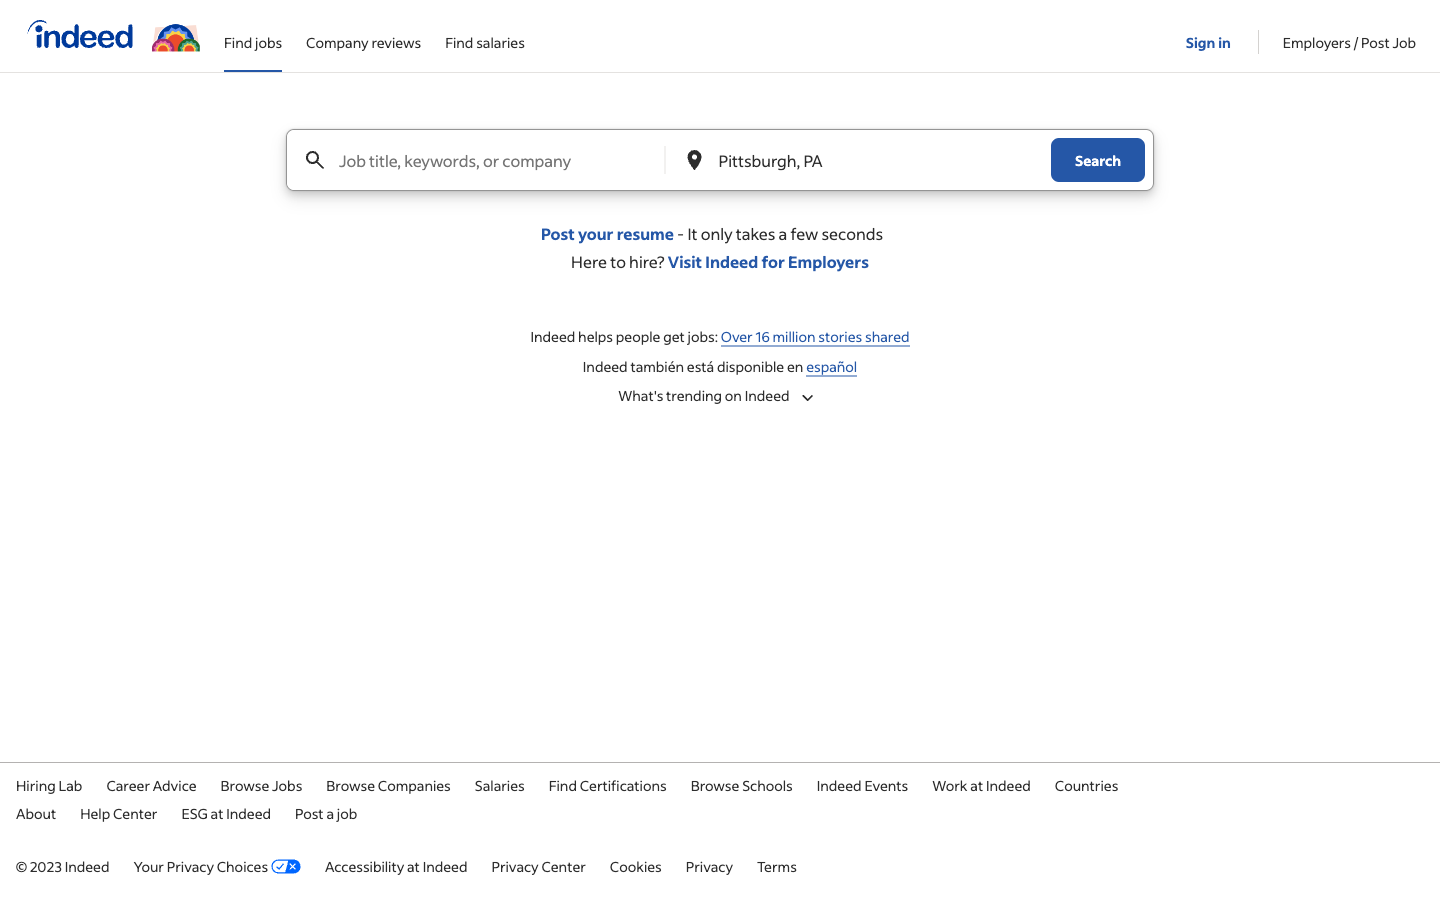  Describe the element at coordinates (498, 160) in the screenshot. I see `Search job opportunities for Machine Learning Engineer` at that location.